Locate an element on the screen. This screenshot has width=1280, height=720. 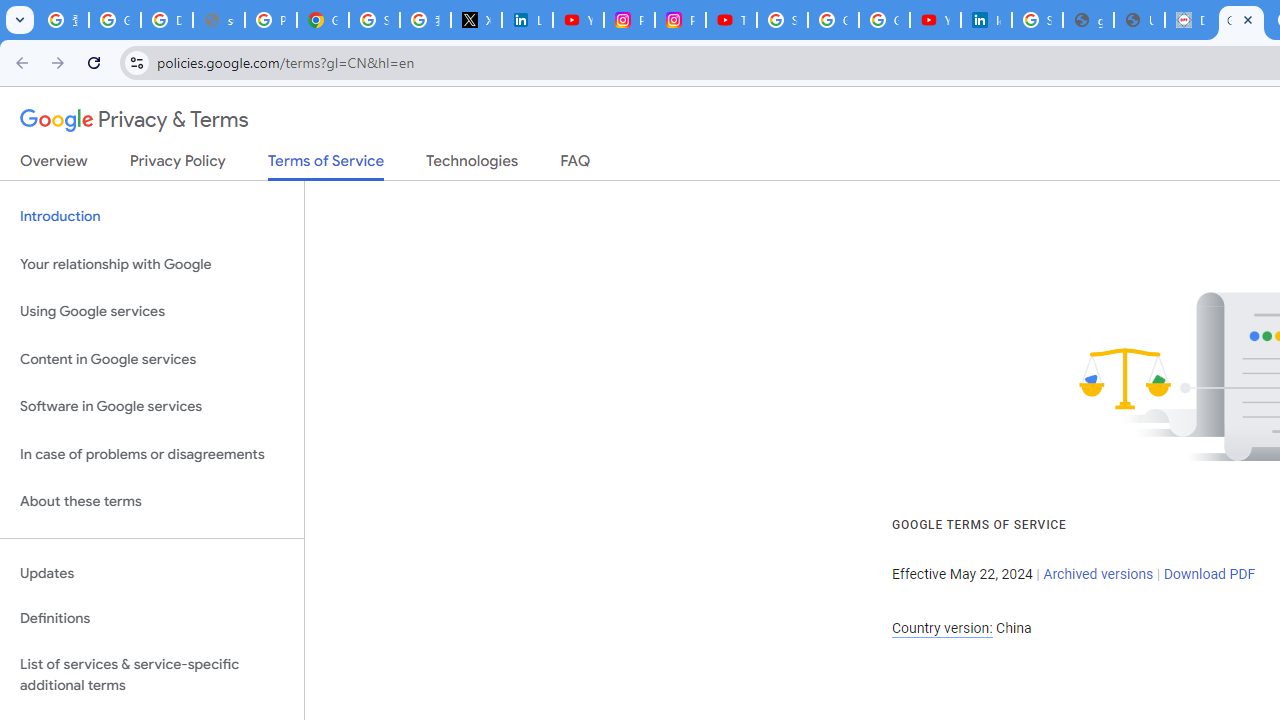
'YouTube Content Monetization Policies - How YouTube Works' is located at coordinates (577, 20).